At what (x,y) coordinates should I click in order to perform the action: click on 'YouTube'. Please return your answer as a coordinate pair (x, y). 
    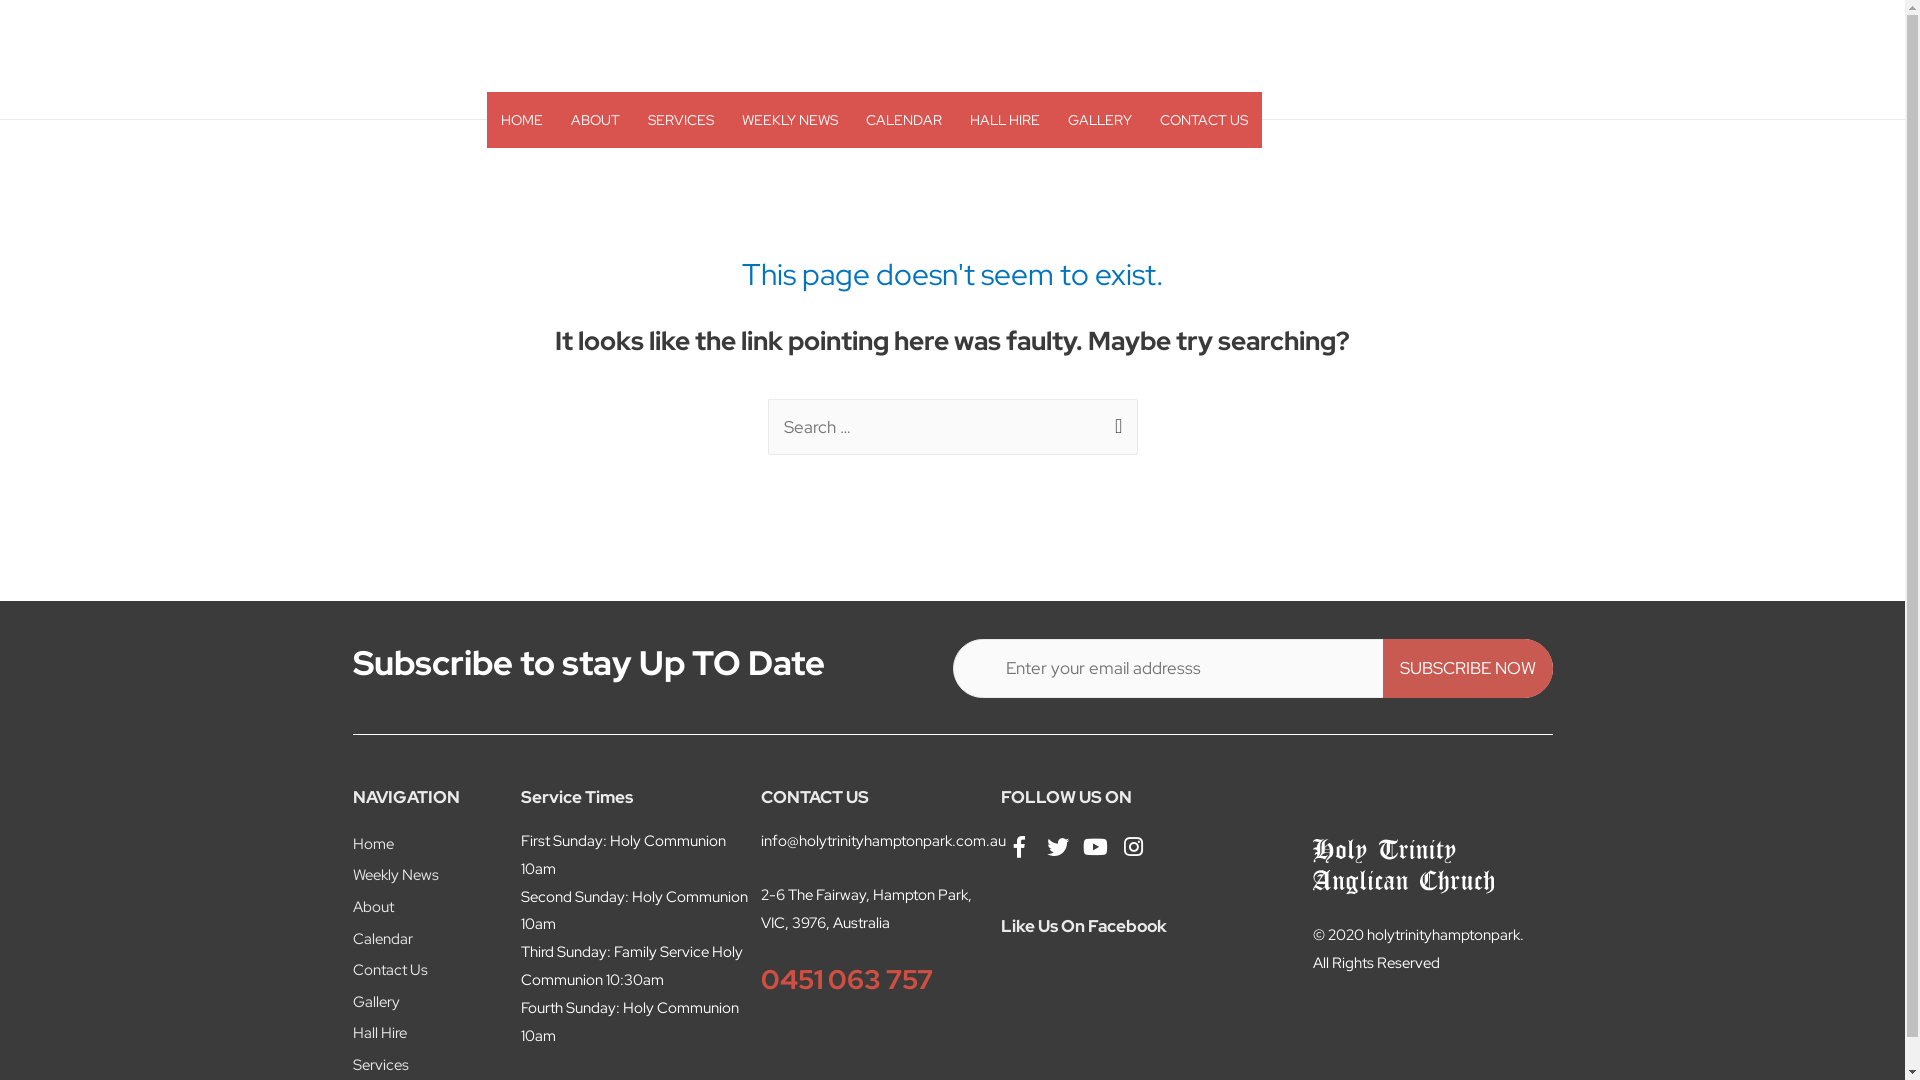
    Looking at the image, I should click on (1094, 847).